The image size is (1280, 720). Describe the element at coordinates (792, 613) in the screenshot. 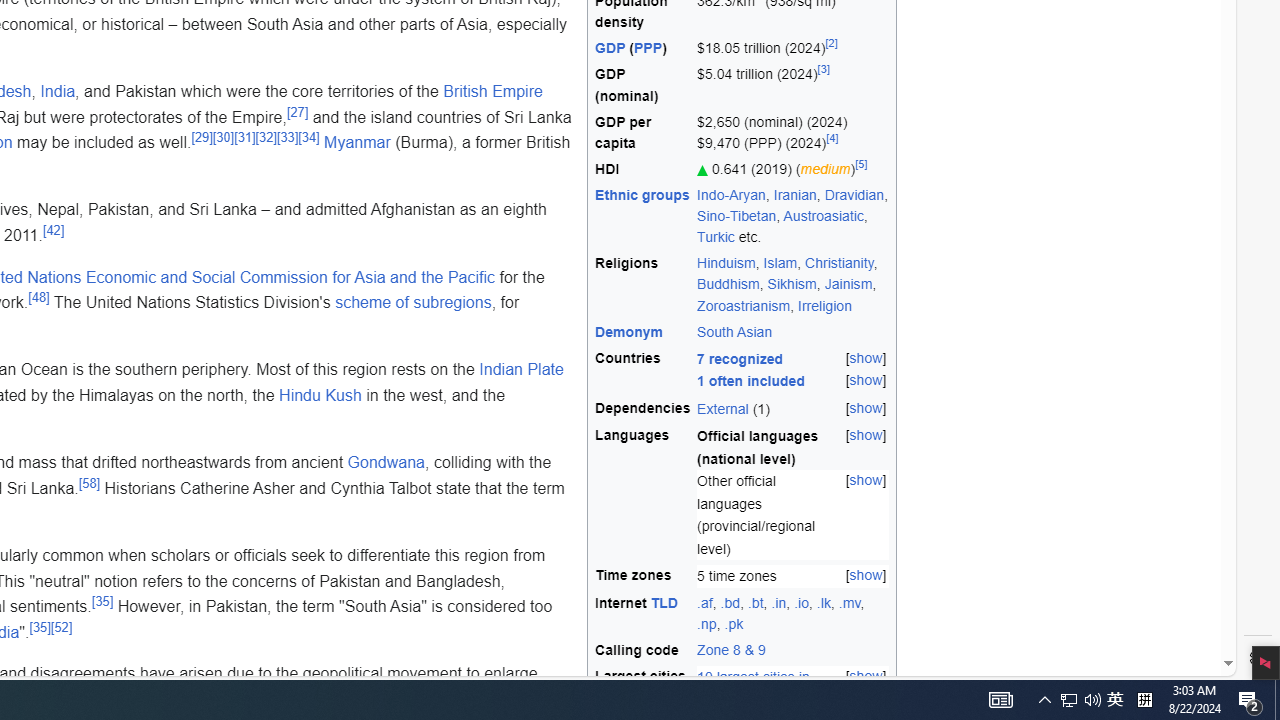

I see `'.af, .bd, .bt, .in, .io, .lk, .mv, .np, .pk'` at that location.